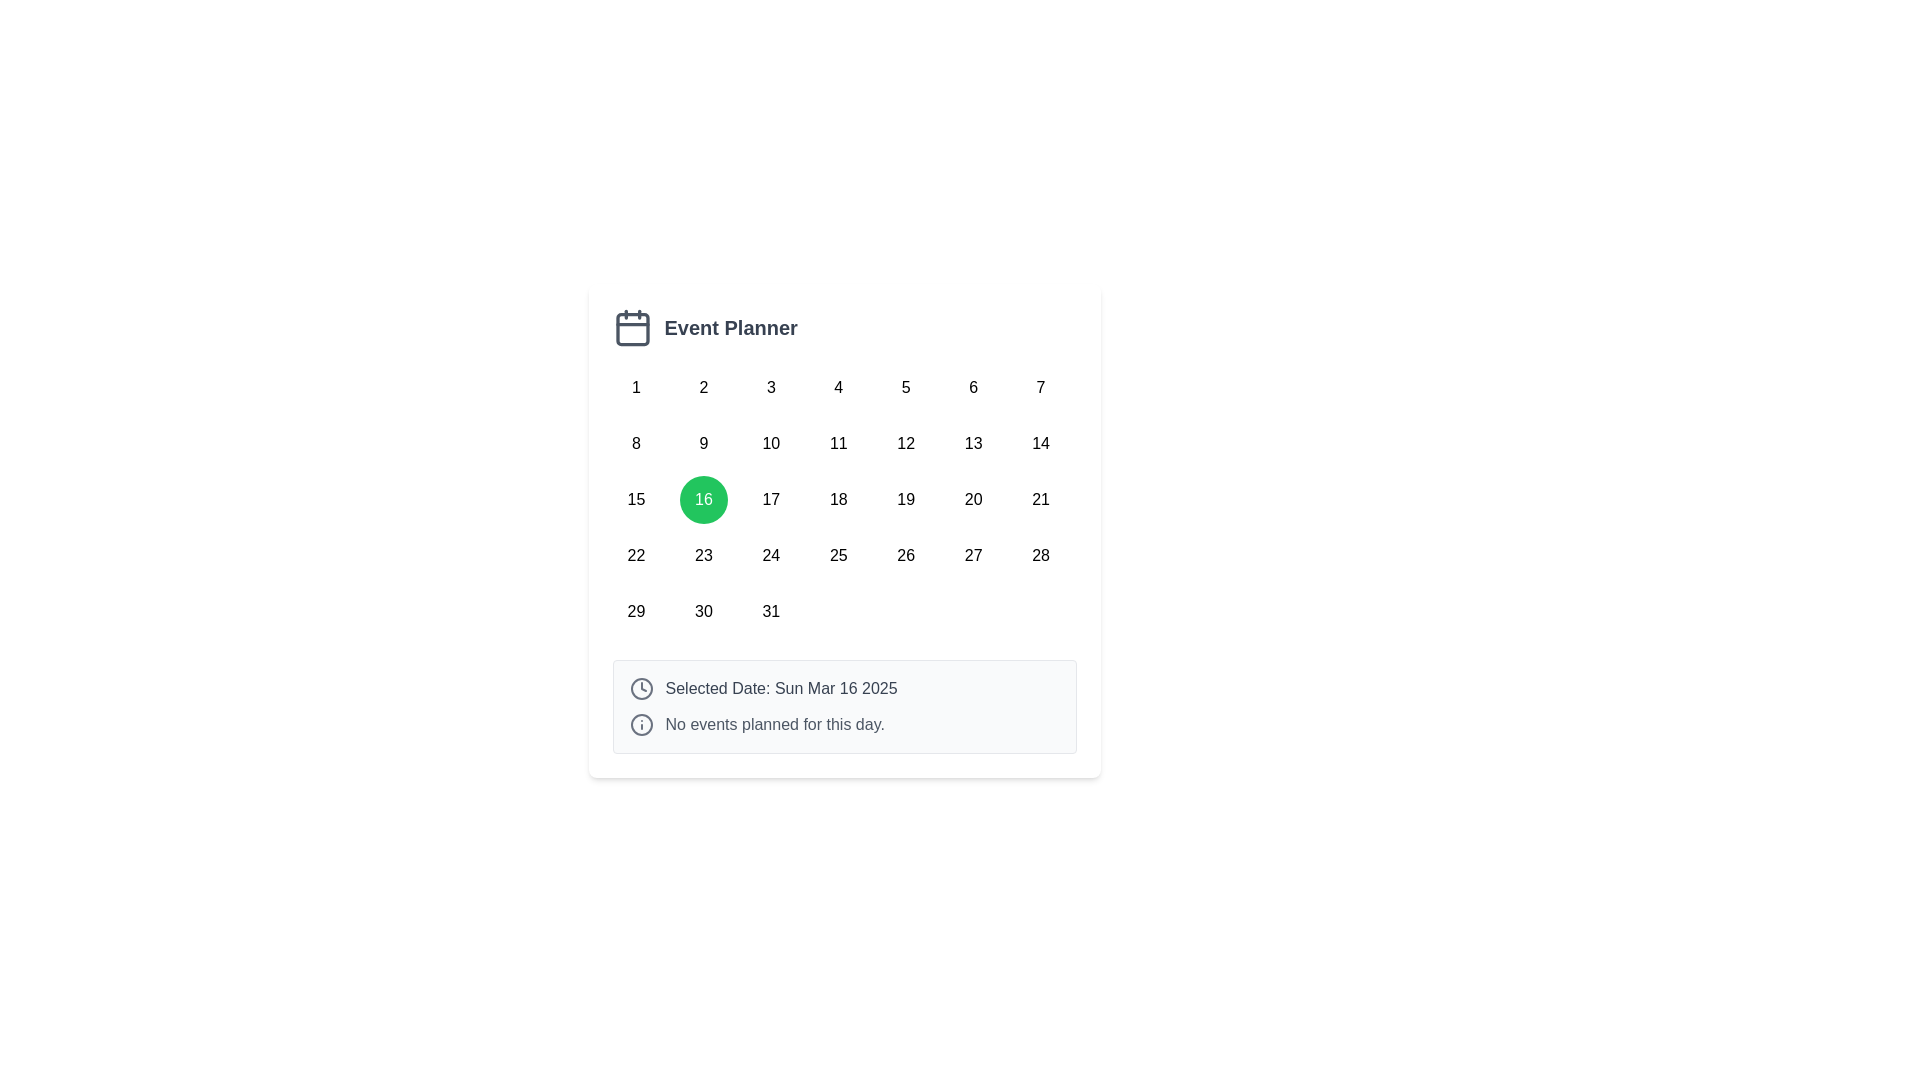  What do you see at coordinates (973, 555) in the screenshot?
I see `the calendar date button representing the 27th day of the month, located in the bottom-right area of the calendar grid, specifically the fifth column of the last row` at bounding box center [973, 555].